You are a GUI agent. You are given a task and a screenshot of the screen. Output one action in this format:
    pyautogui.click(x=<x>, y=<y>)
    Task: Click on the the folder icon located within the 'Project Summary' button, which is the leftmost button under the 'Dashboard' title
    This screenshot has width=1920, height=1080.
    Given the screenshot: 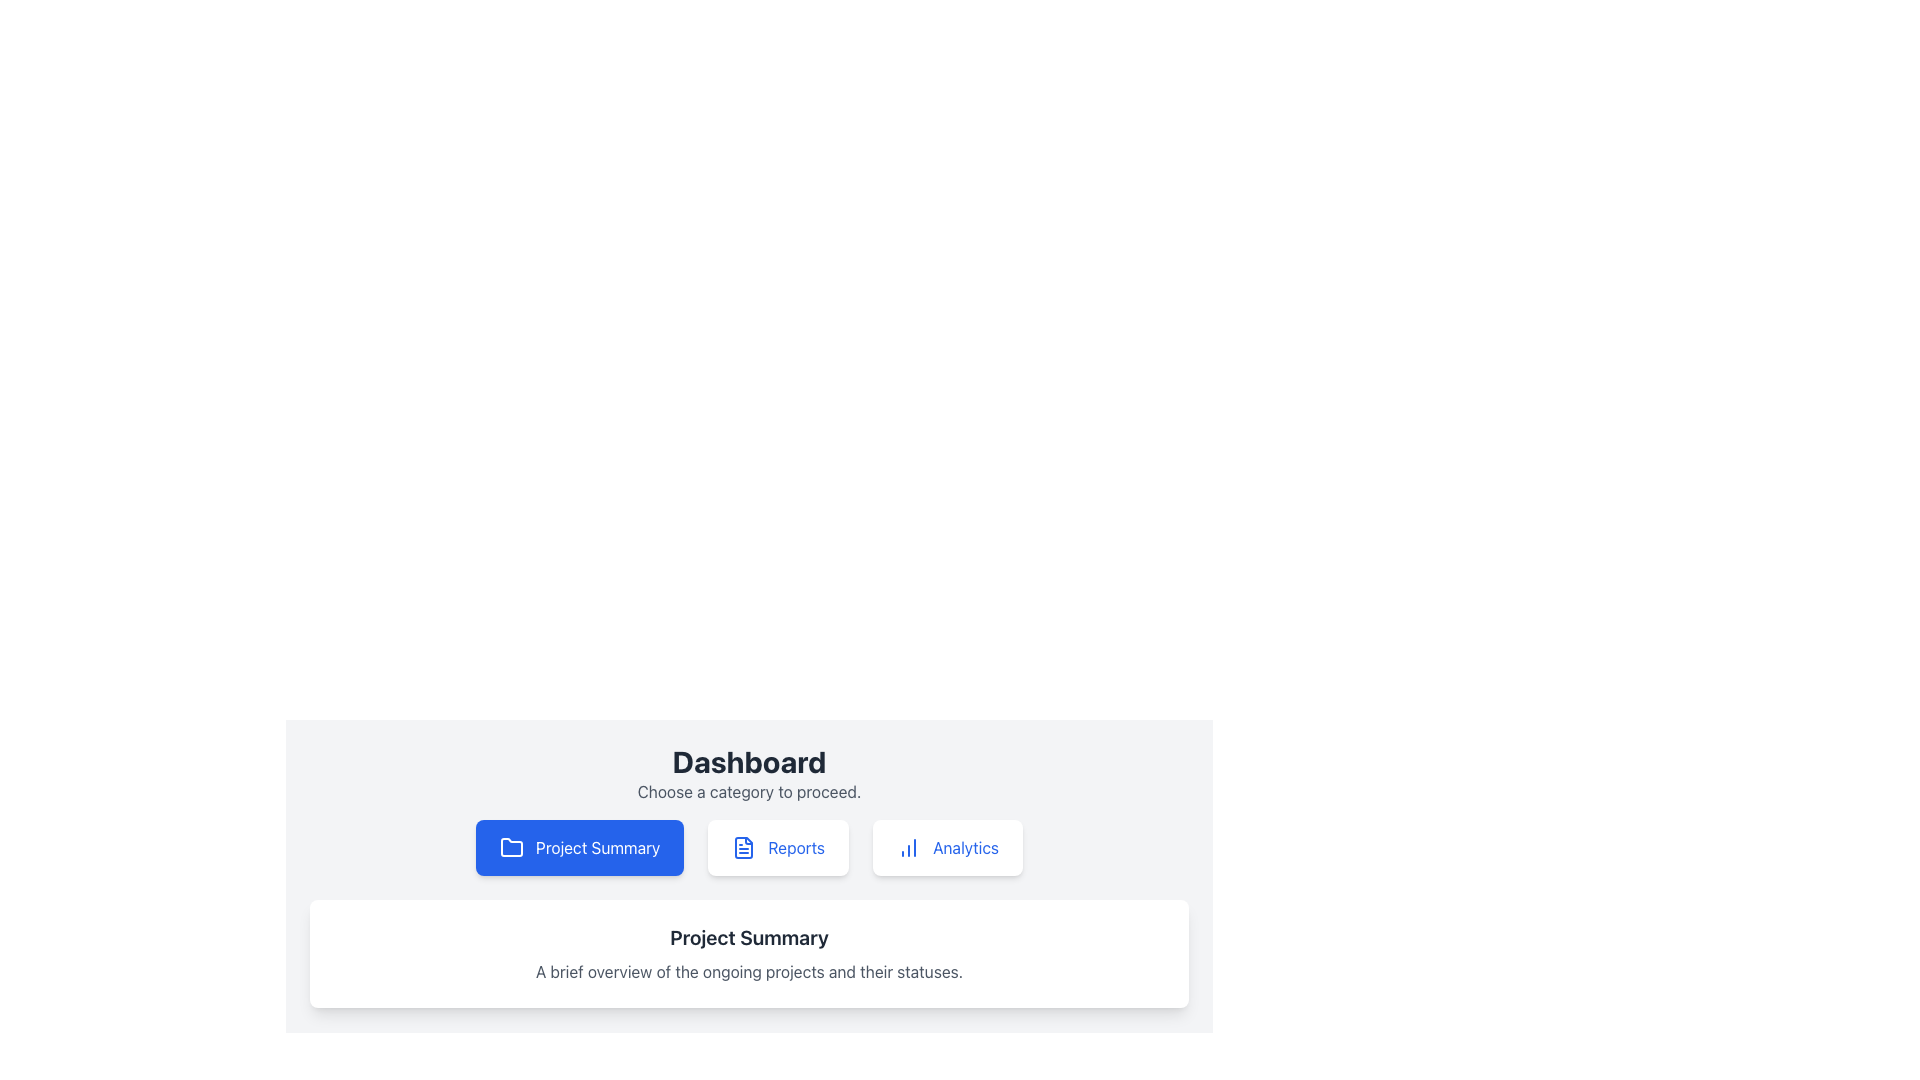 What is the action you would take?
    pyautogui.click(x=512, y=847)
    